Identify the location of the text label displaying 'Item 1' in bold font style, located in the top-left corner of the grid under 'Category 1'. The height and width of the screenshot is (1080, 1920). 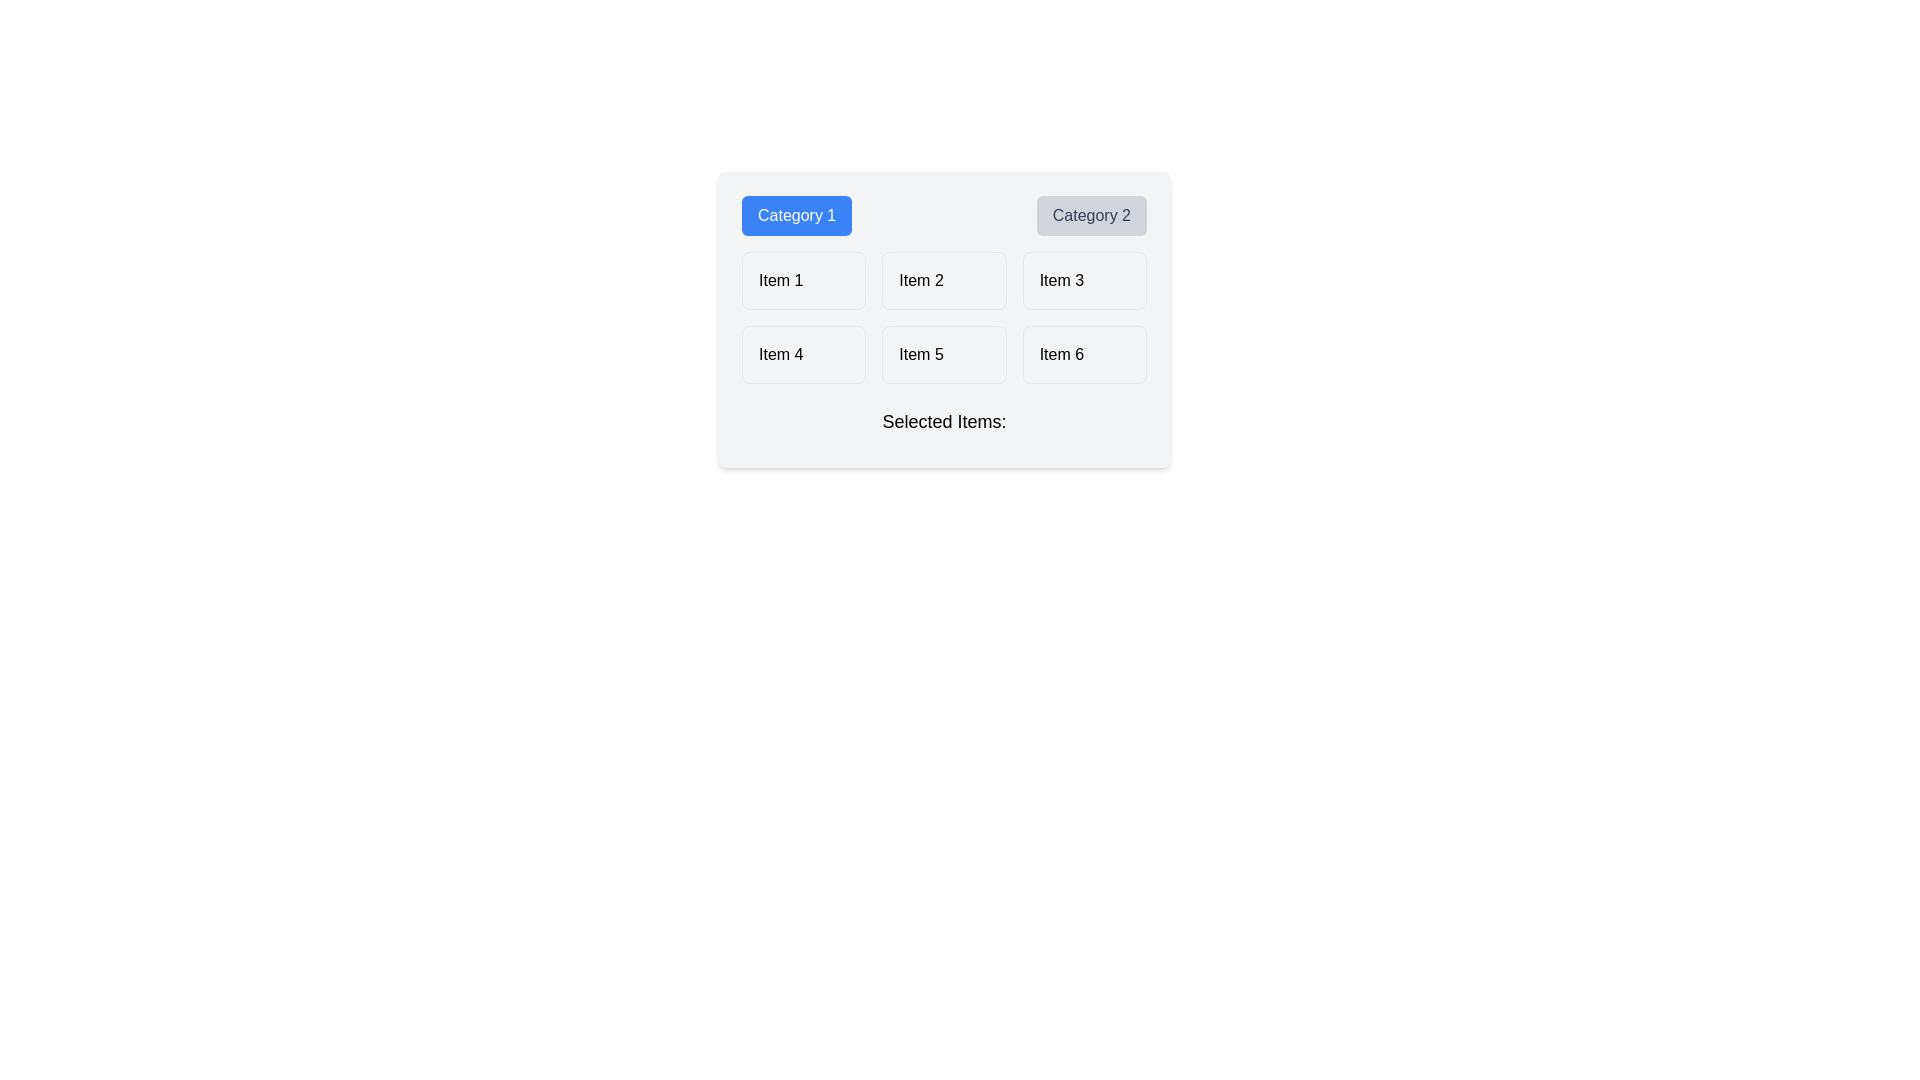
(780, 281).